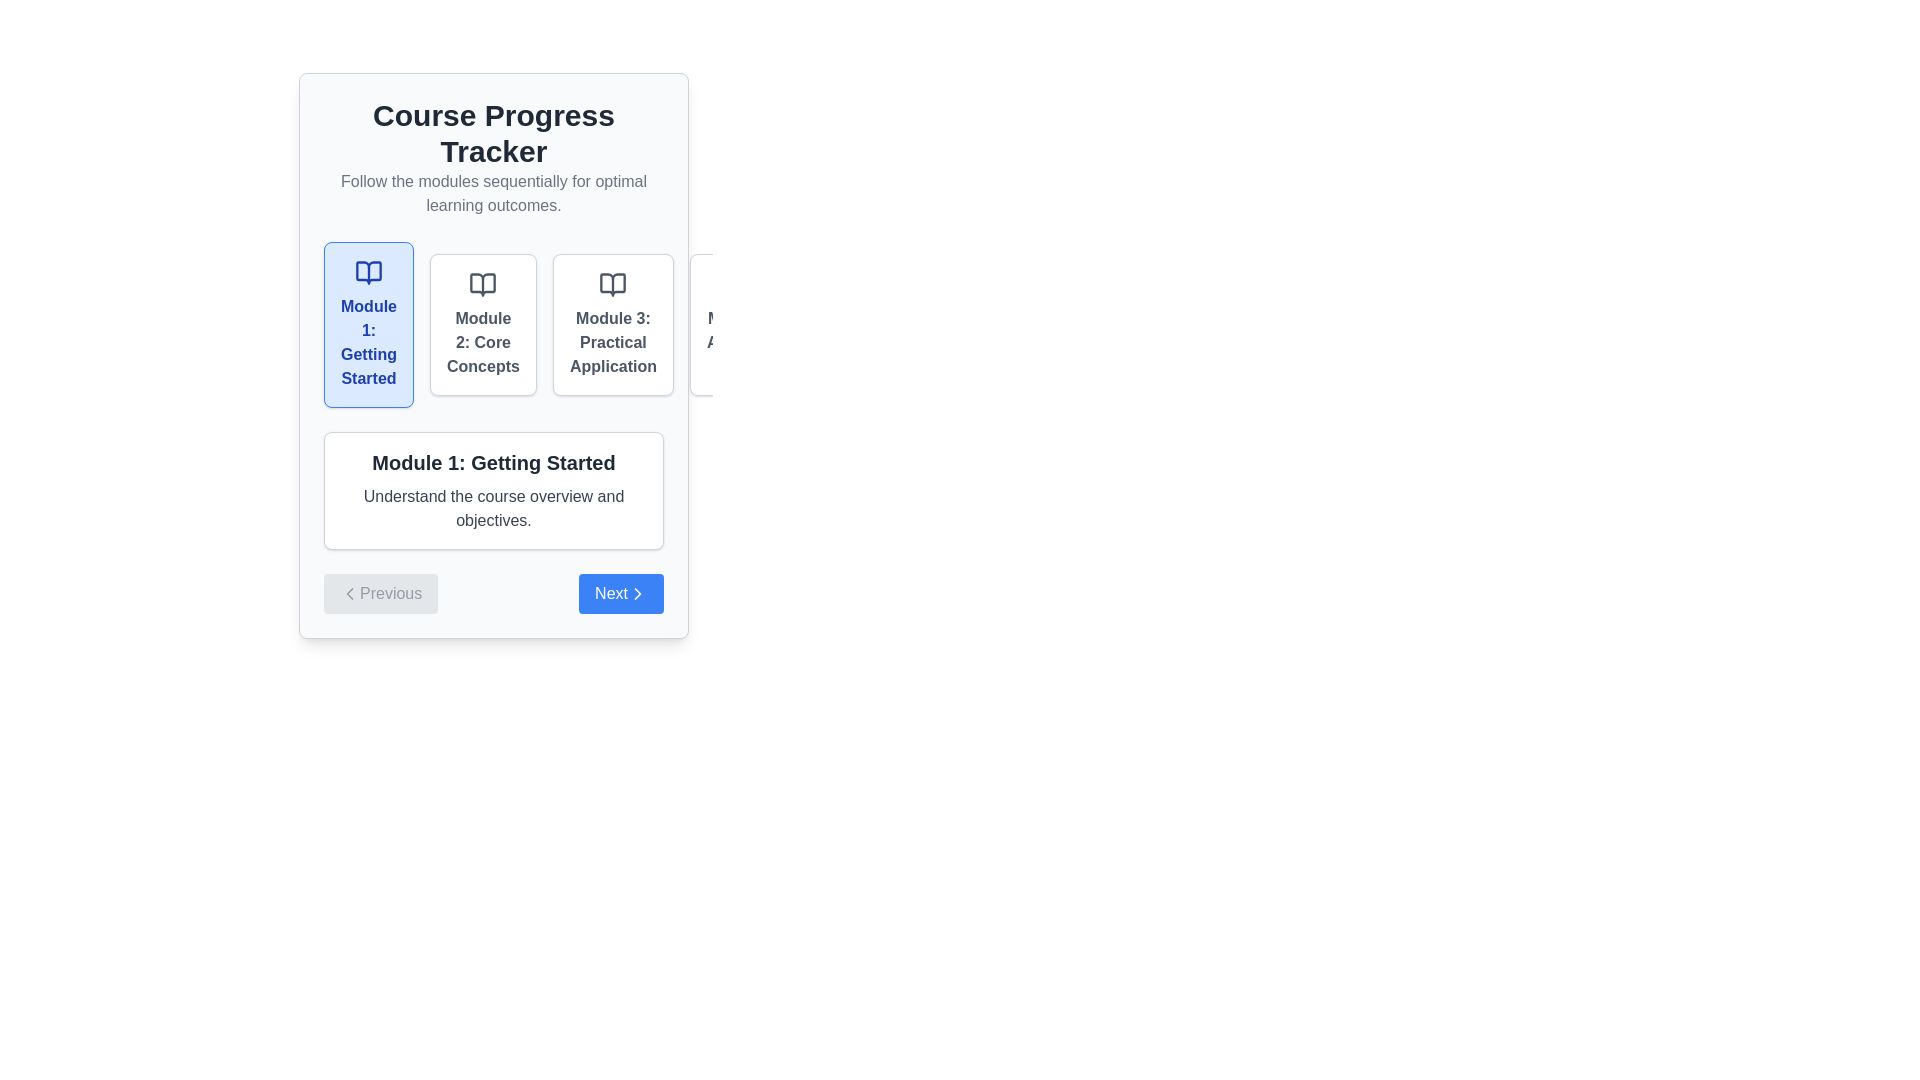  Describe the element at coordinates (483, 323) in the screenshot. I see `the 'Module 2: Core Concepts' button-like card in the Course Progress Tracker` at that location.